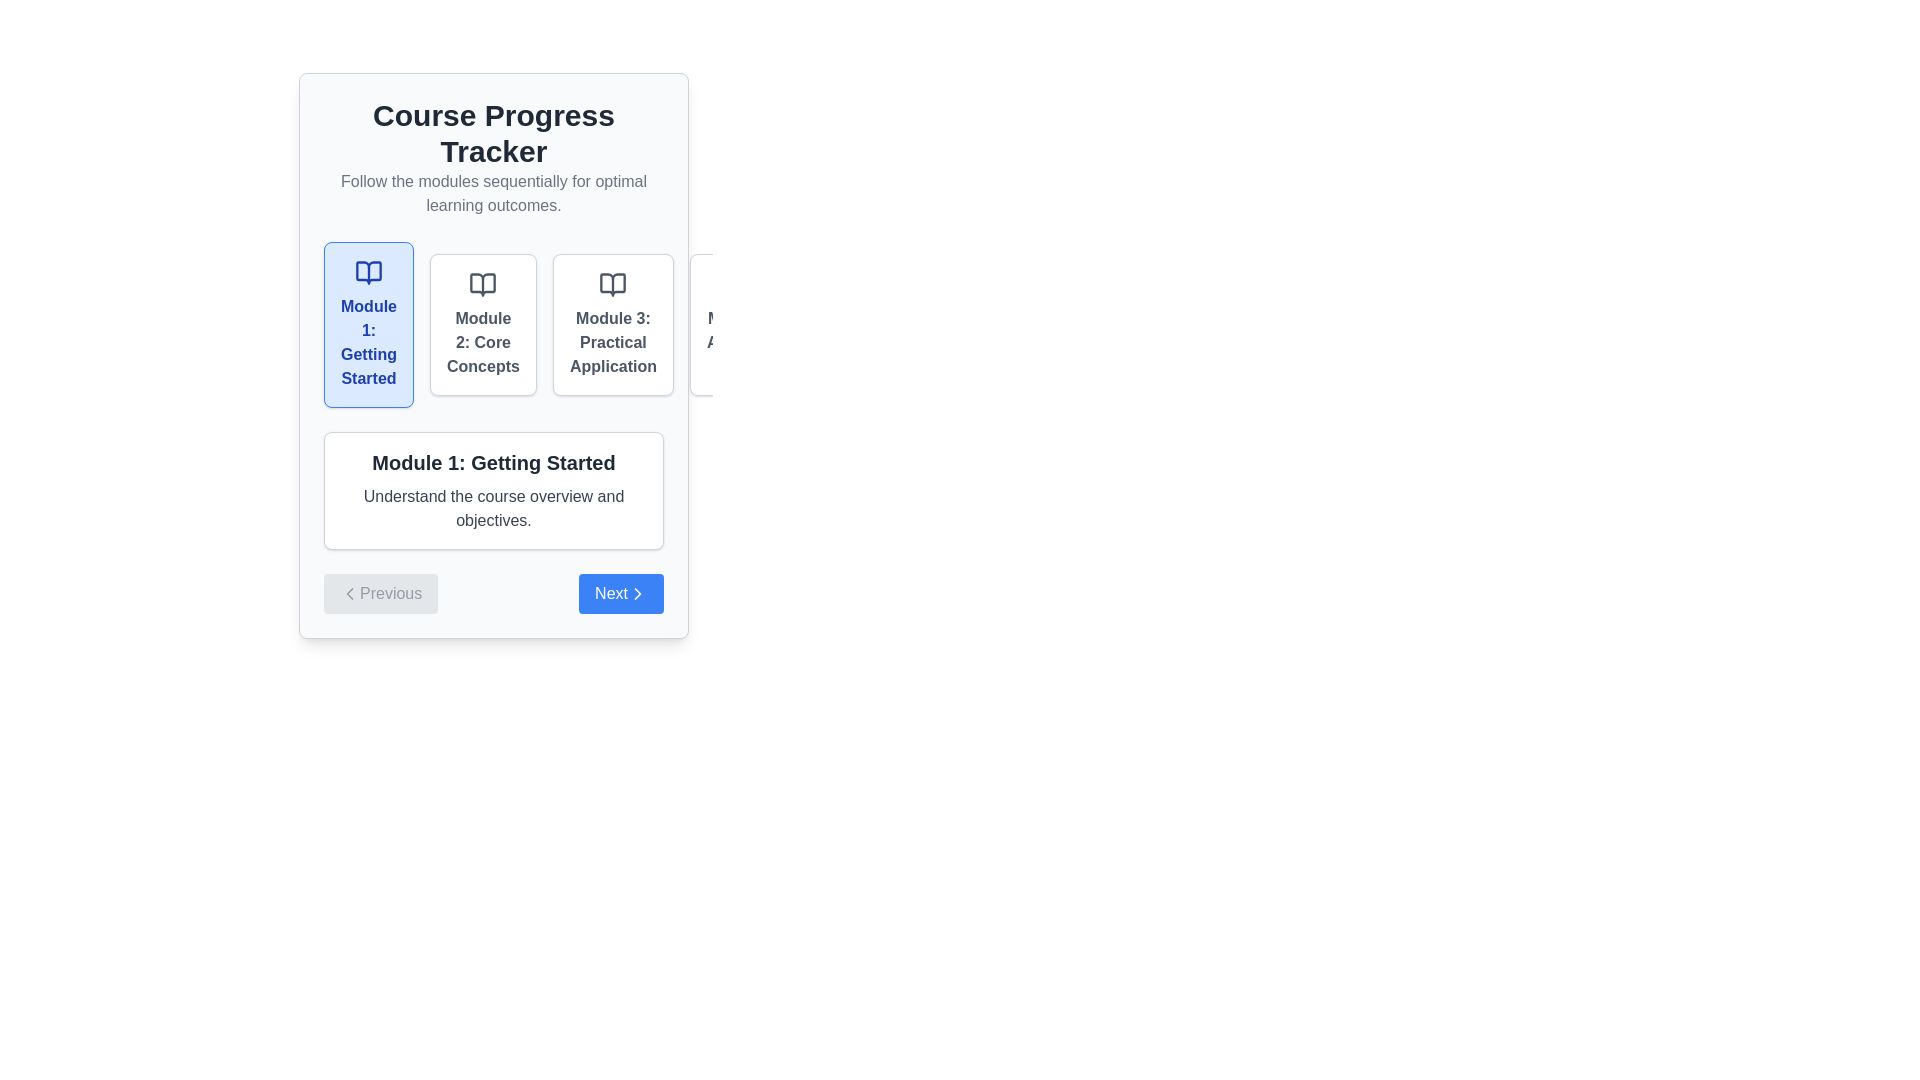  Describe the element at coordinates (483, 323) in the screenshot. I see `the 'Module 2: Core Concepts' button-like card in the Course Progress Tracker` at that location.